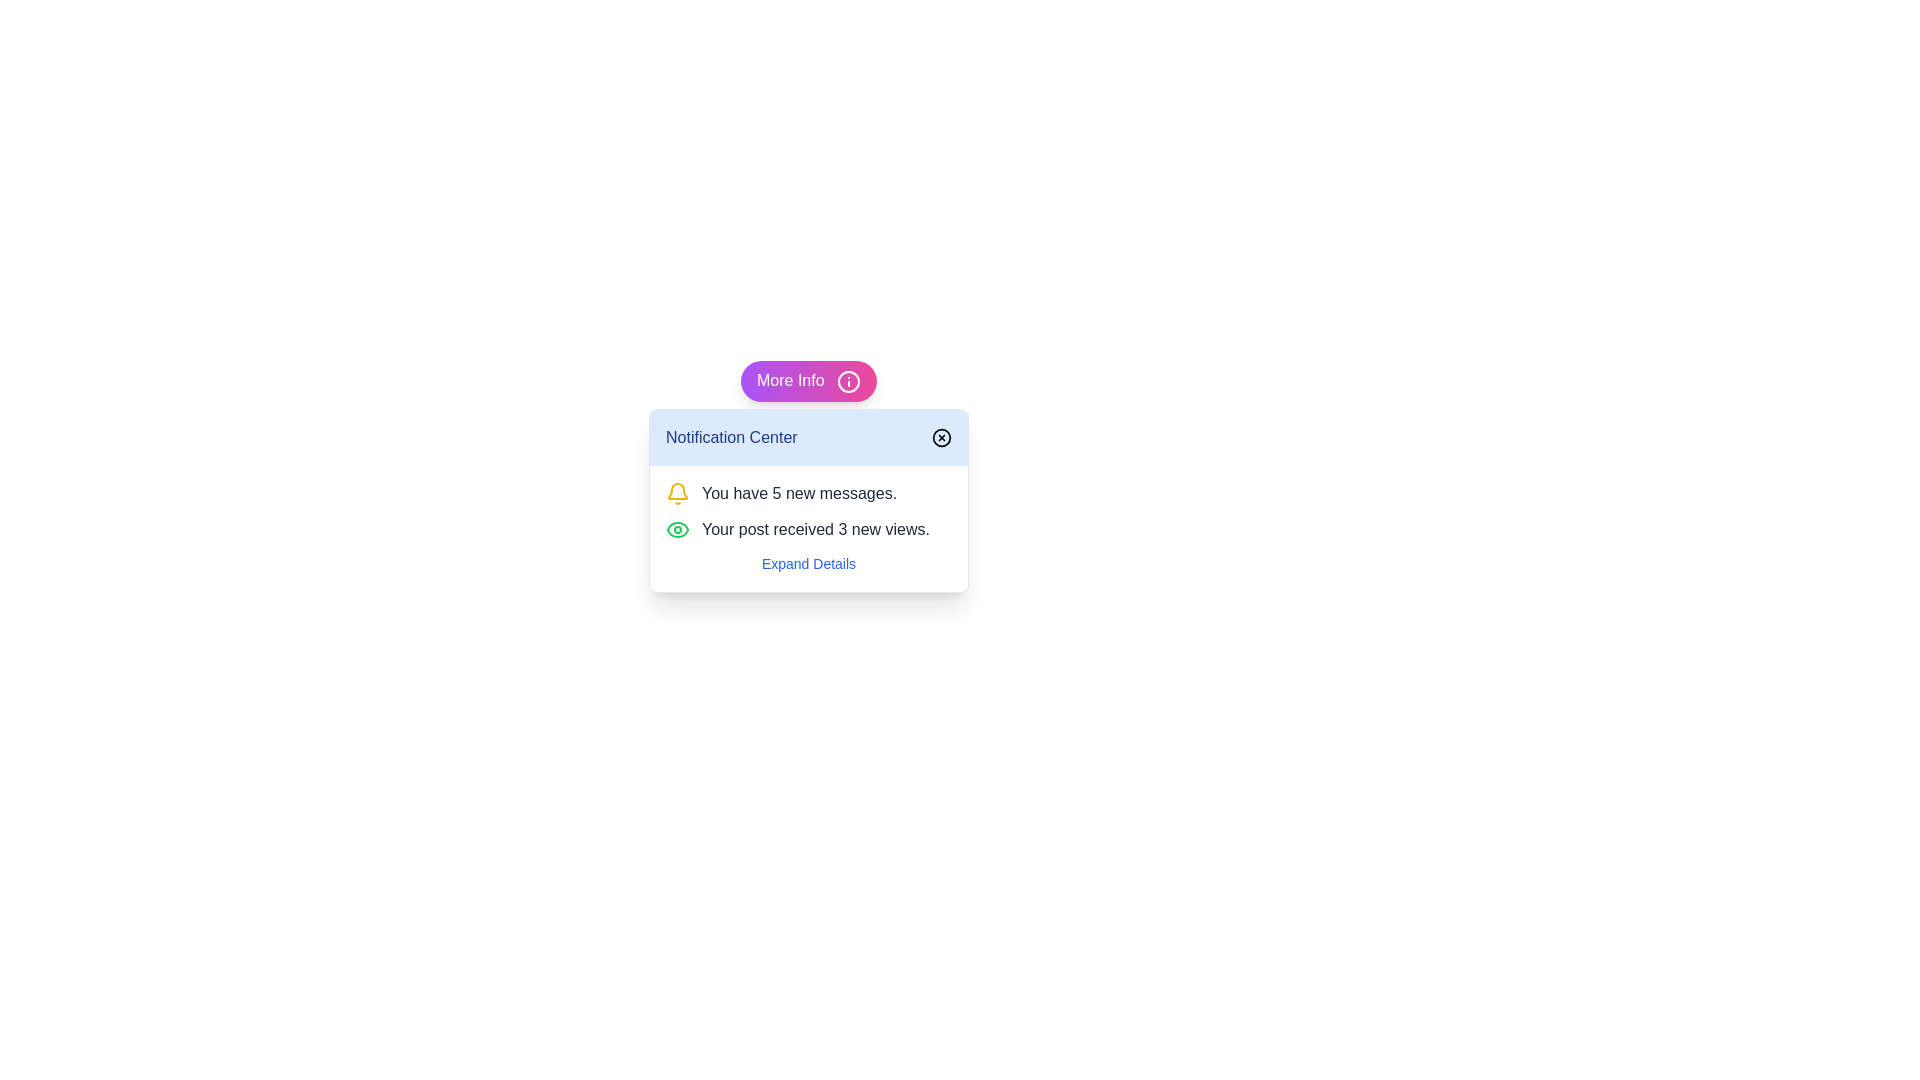 This screenshot has width=1920, height=1080. Describe the element at coordinates (809, 381) in the screenshot. I see `the gradient background button at the top-center of the notification card` at that location.